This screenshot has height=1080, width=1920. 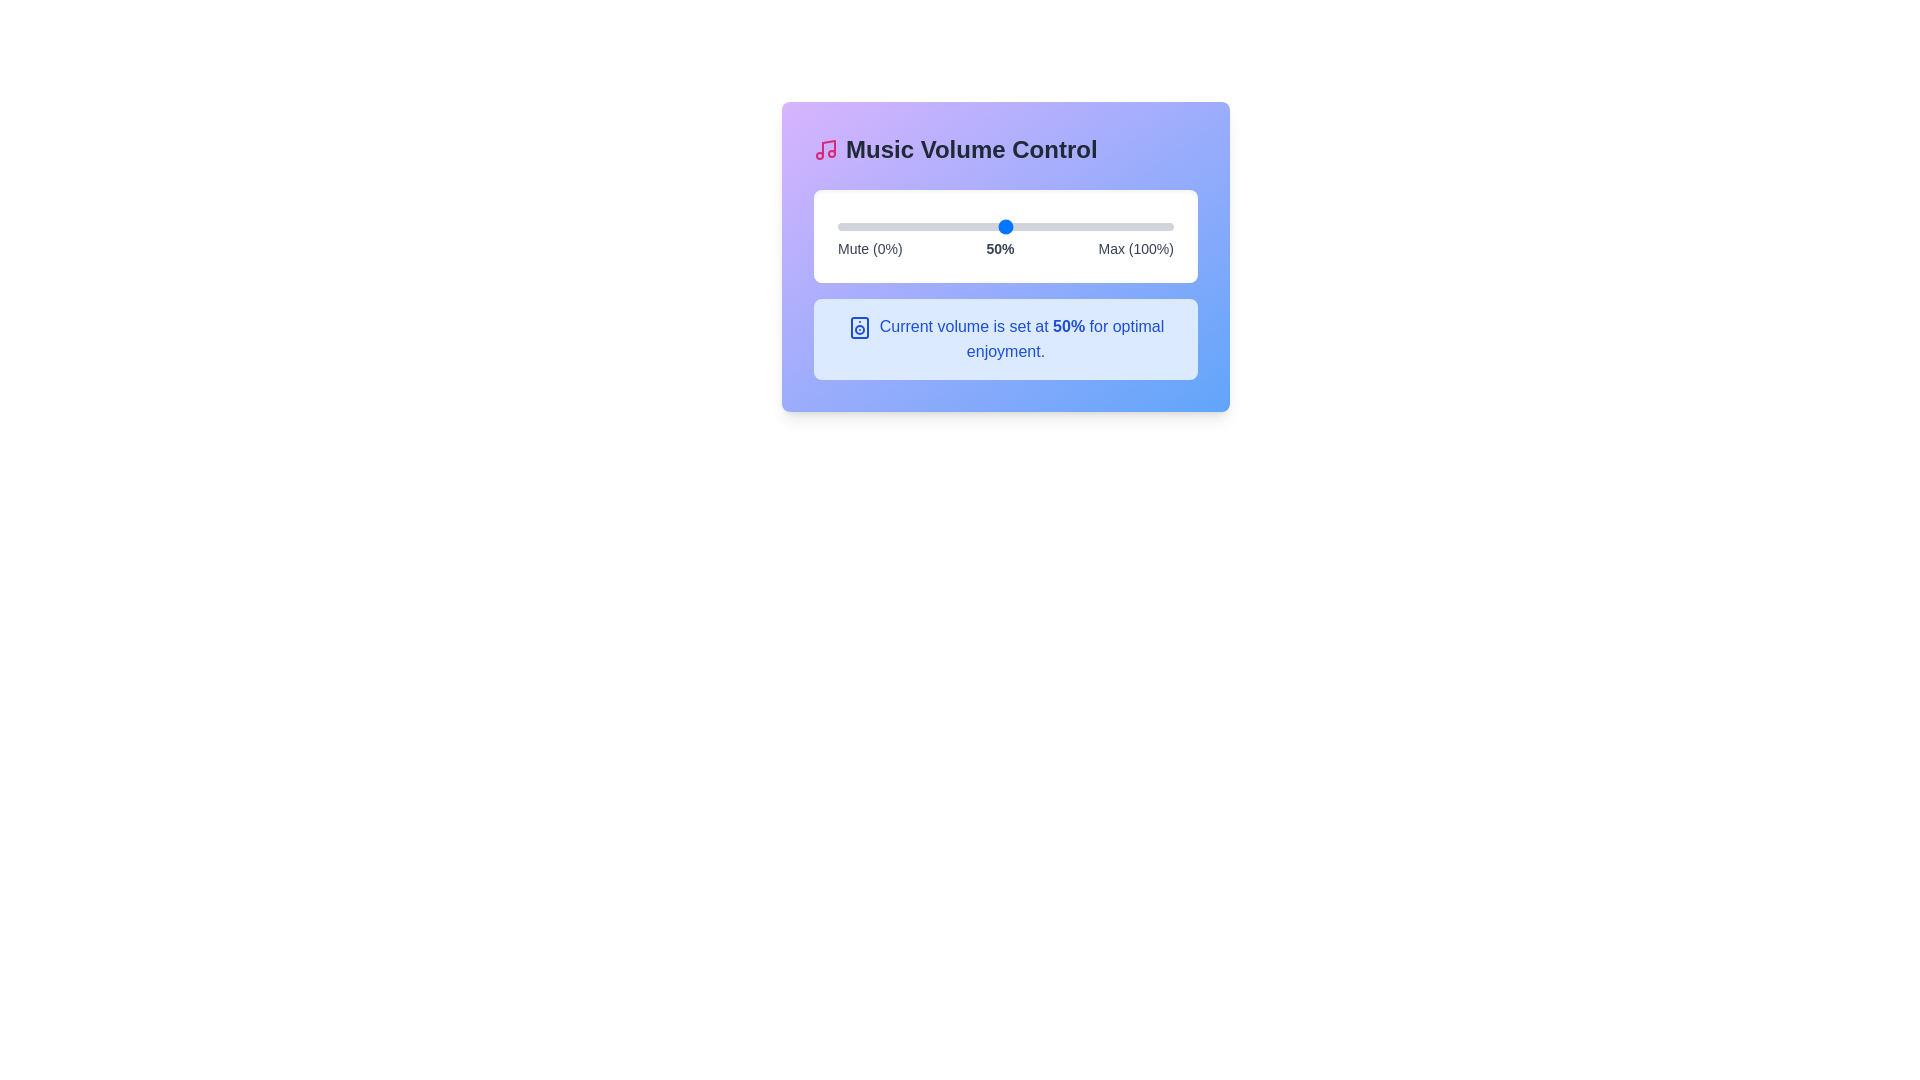 I want to click on the volume slider to set the volume to 18%, so click(x=897, y=226).